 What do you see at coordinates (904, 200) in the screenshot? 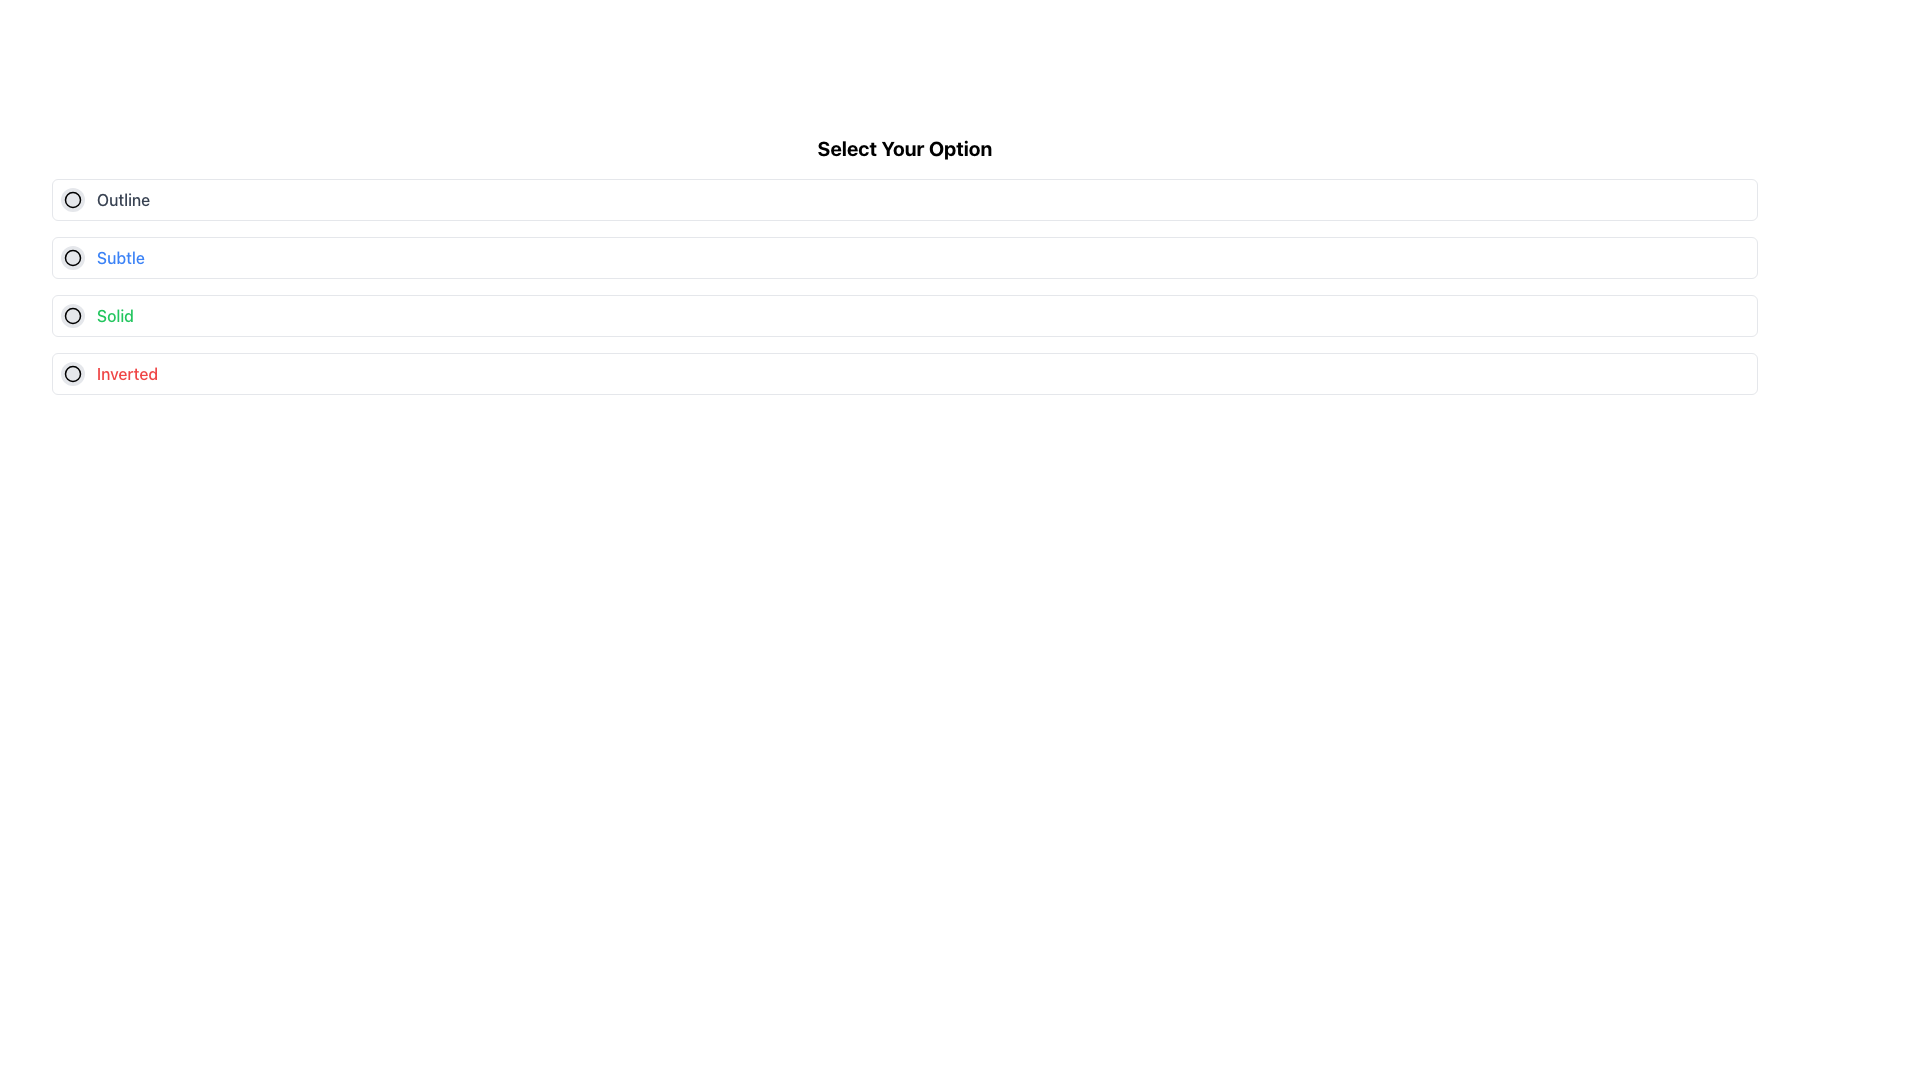
I see `the first radio button in the vertical list` at bounding box center [904, 200].